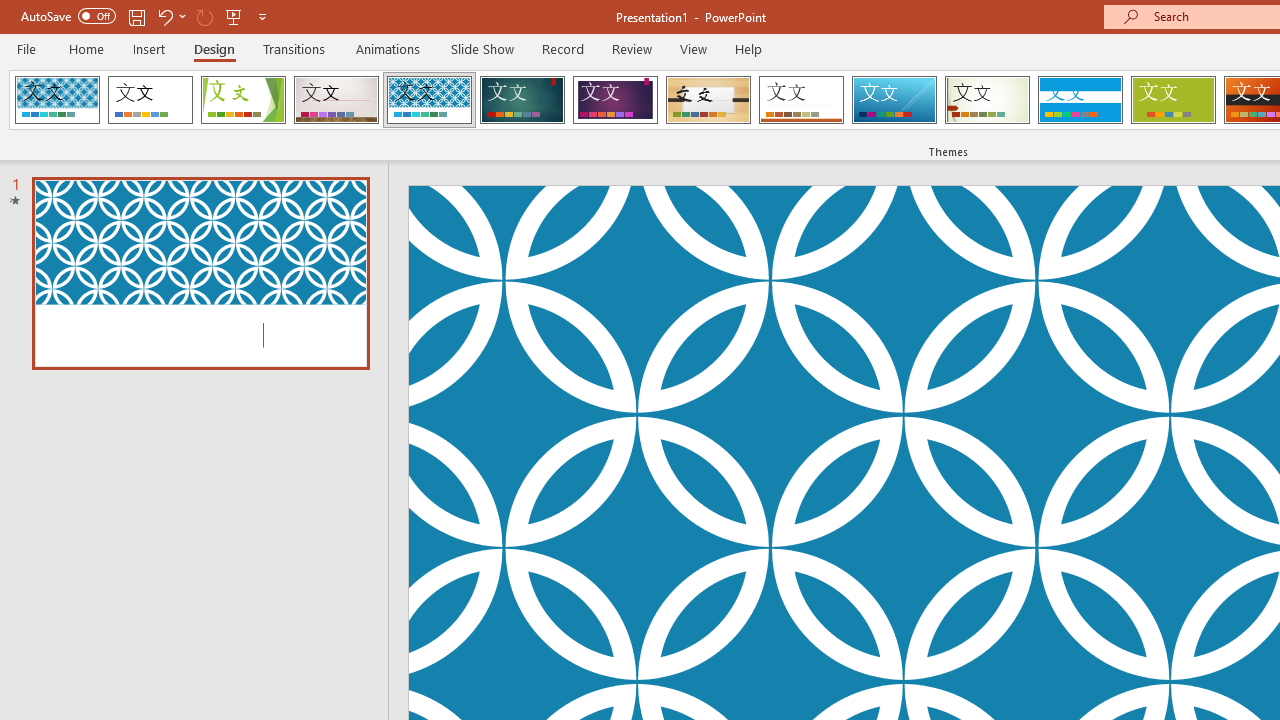  I want to click on 'Banded Loading Preview...', so click(1079, 100).